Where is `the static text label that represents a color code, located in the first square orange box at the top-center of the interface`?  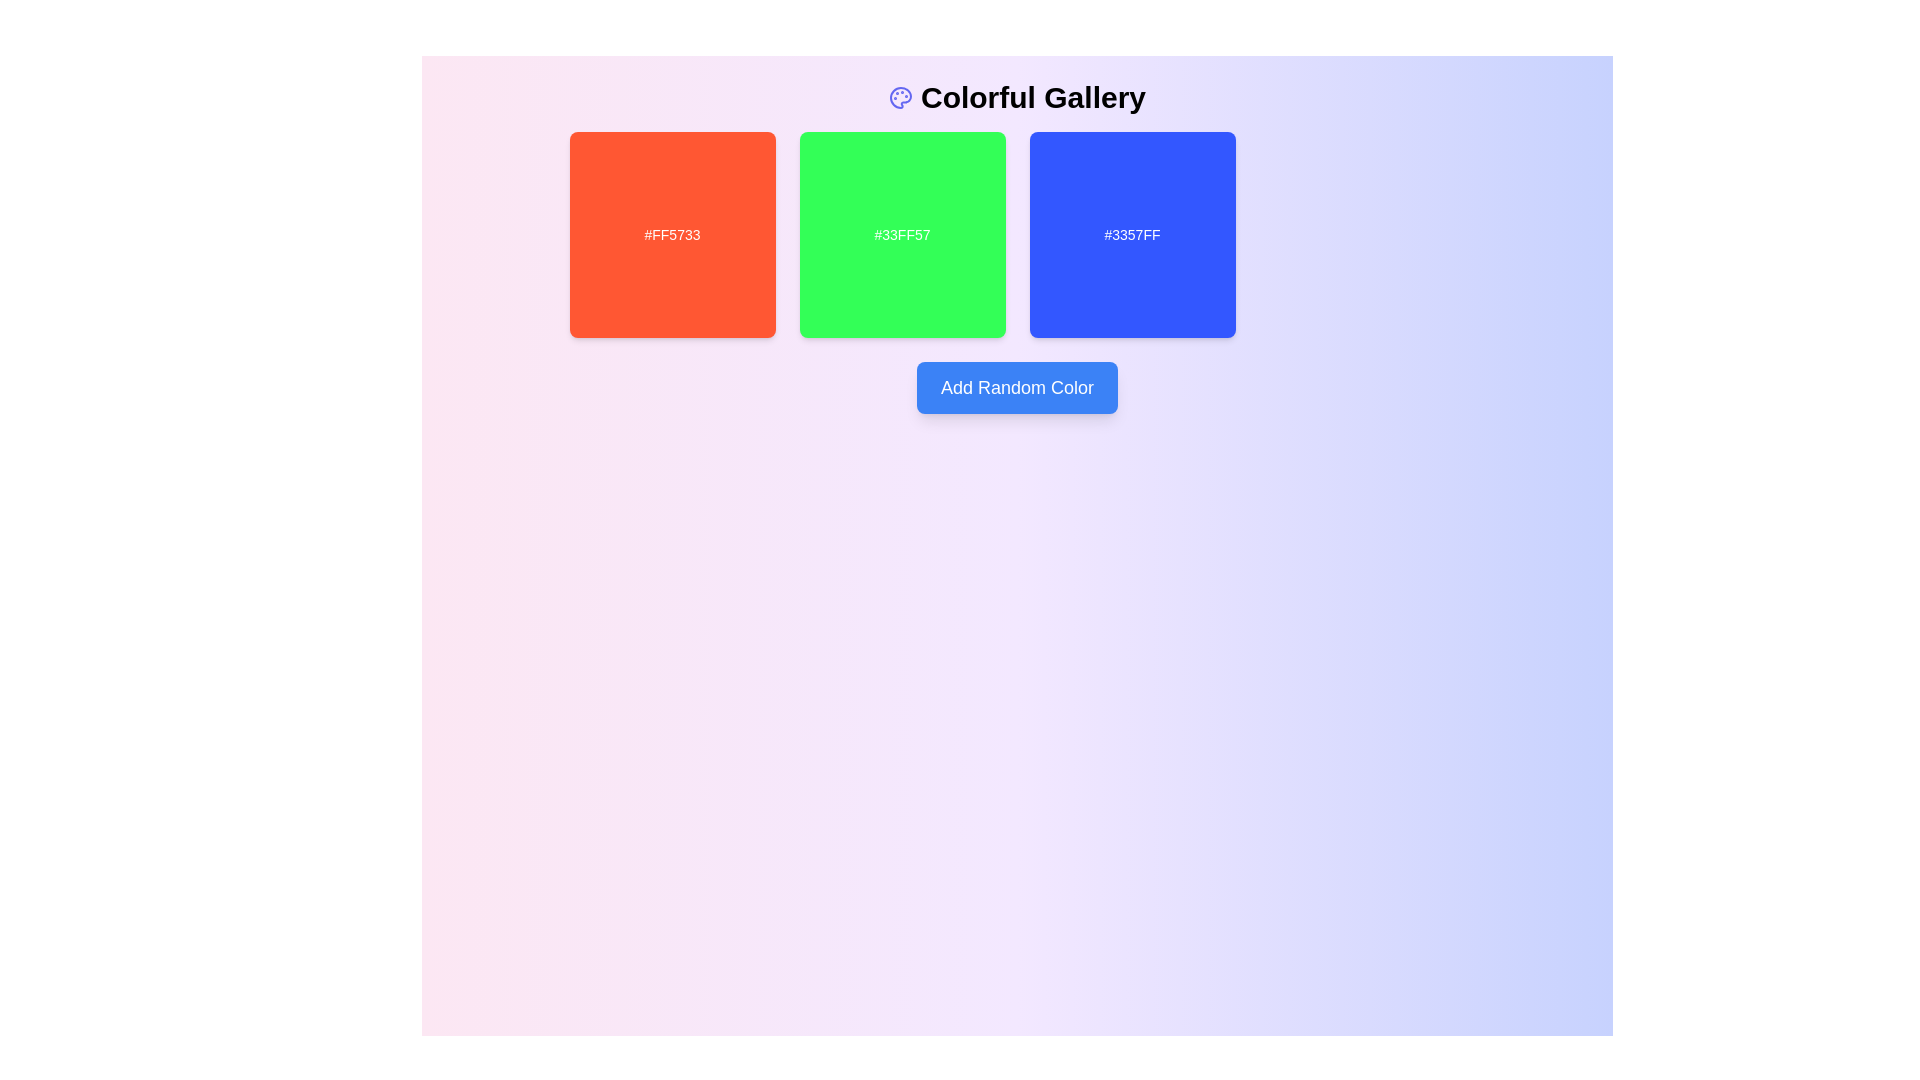 the static text label that represents a color code, located in the first square orange box at the top-center of the interface is located at coordinates (672, 234).